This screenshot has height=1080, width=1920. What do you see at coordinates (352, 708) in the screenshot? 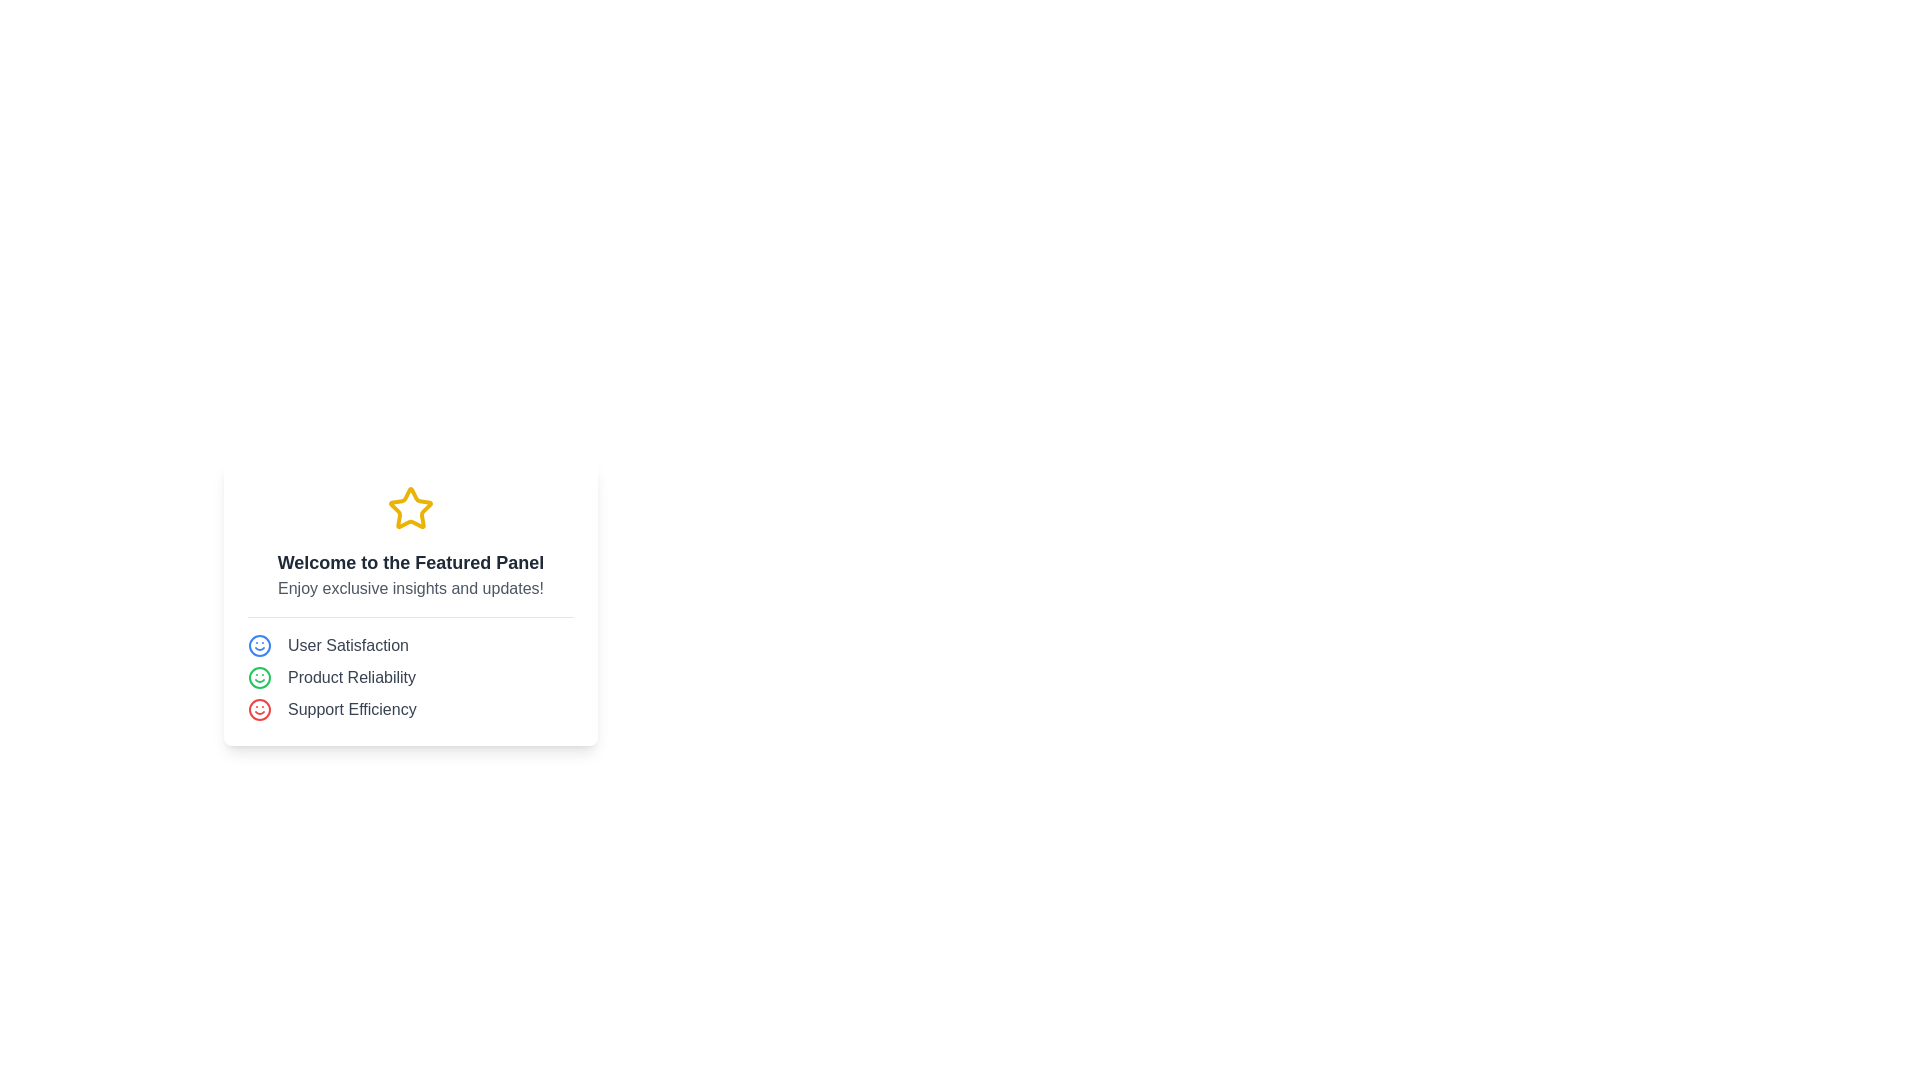
I see `the descriptive text label that presents a performance measure, located at the bottom section of the panel, following the 'Product Reliability' label` at bounding box center [352, 708].